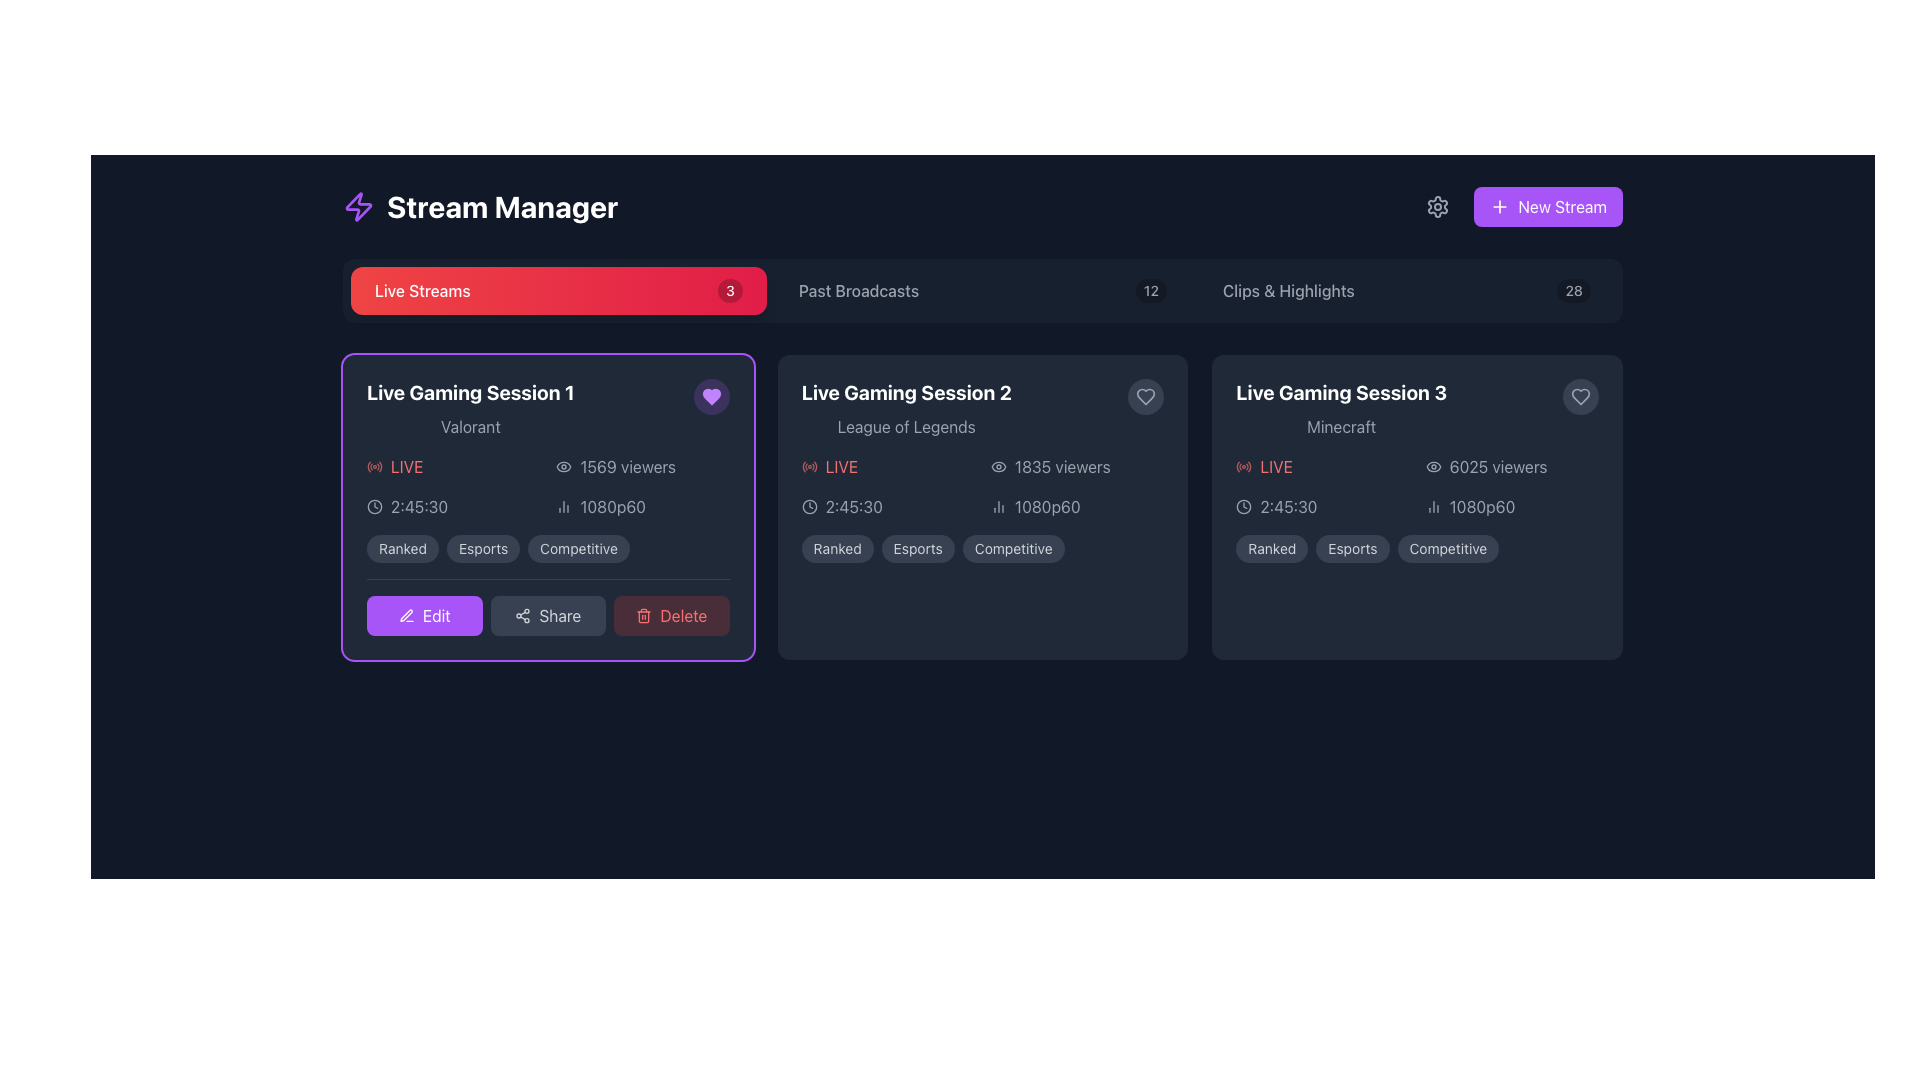  Describe the element at coordinates (558, 290) in the screenshot. I see `the 'Live Streams' button with a gradient background and a count of '3'` at that location.